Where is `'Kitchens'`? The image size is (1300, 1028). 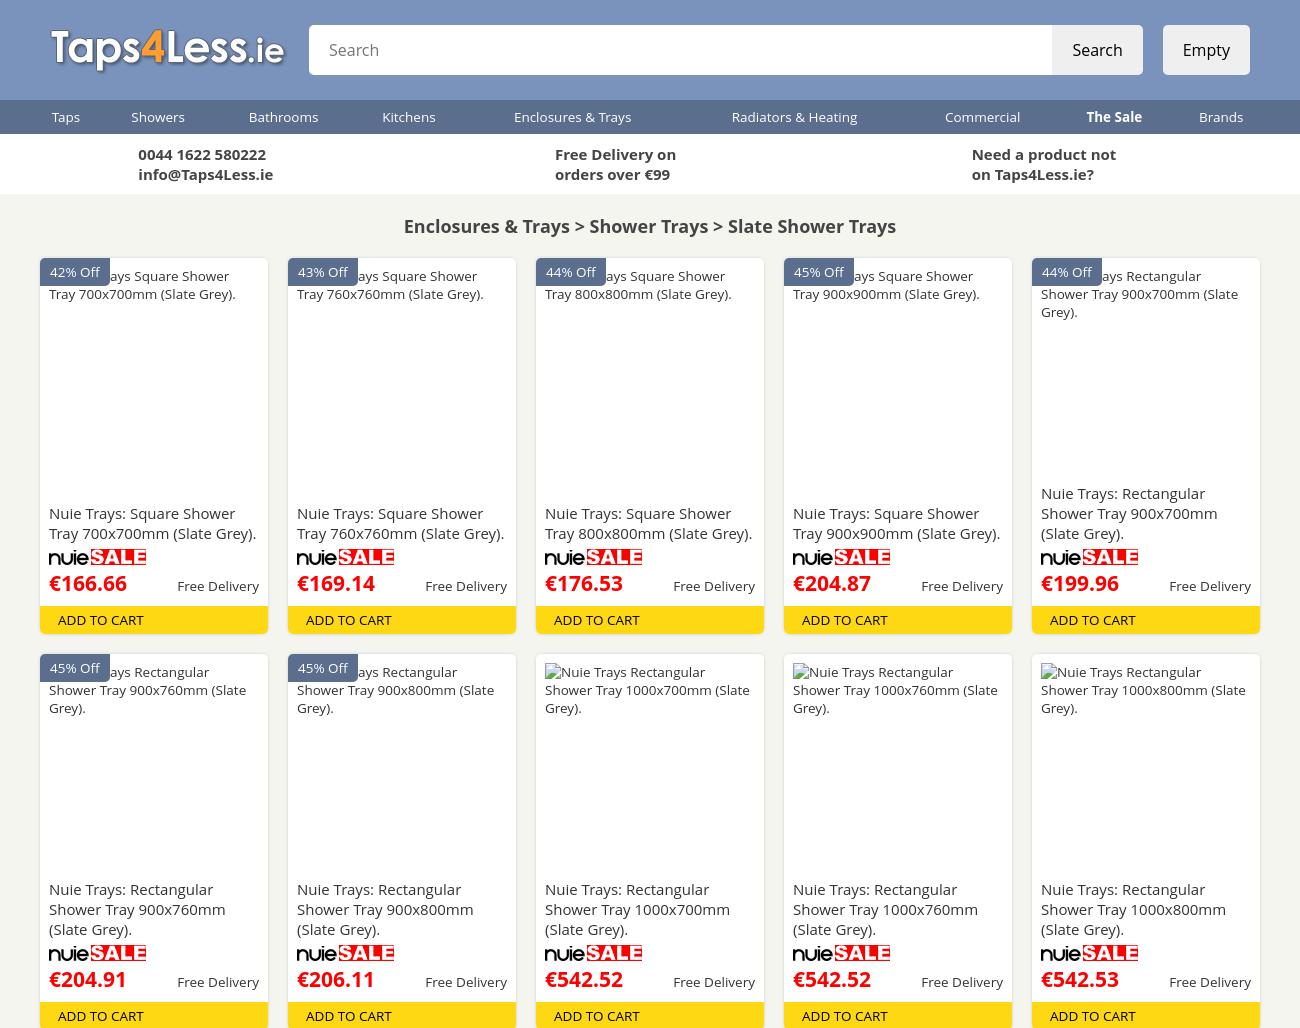
'Kitchens' is located at coordinates (408, 115).